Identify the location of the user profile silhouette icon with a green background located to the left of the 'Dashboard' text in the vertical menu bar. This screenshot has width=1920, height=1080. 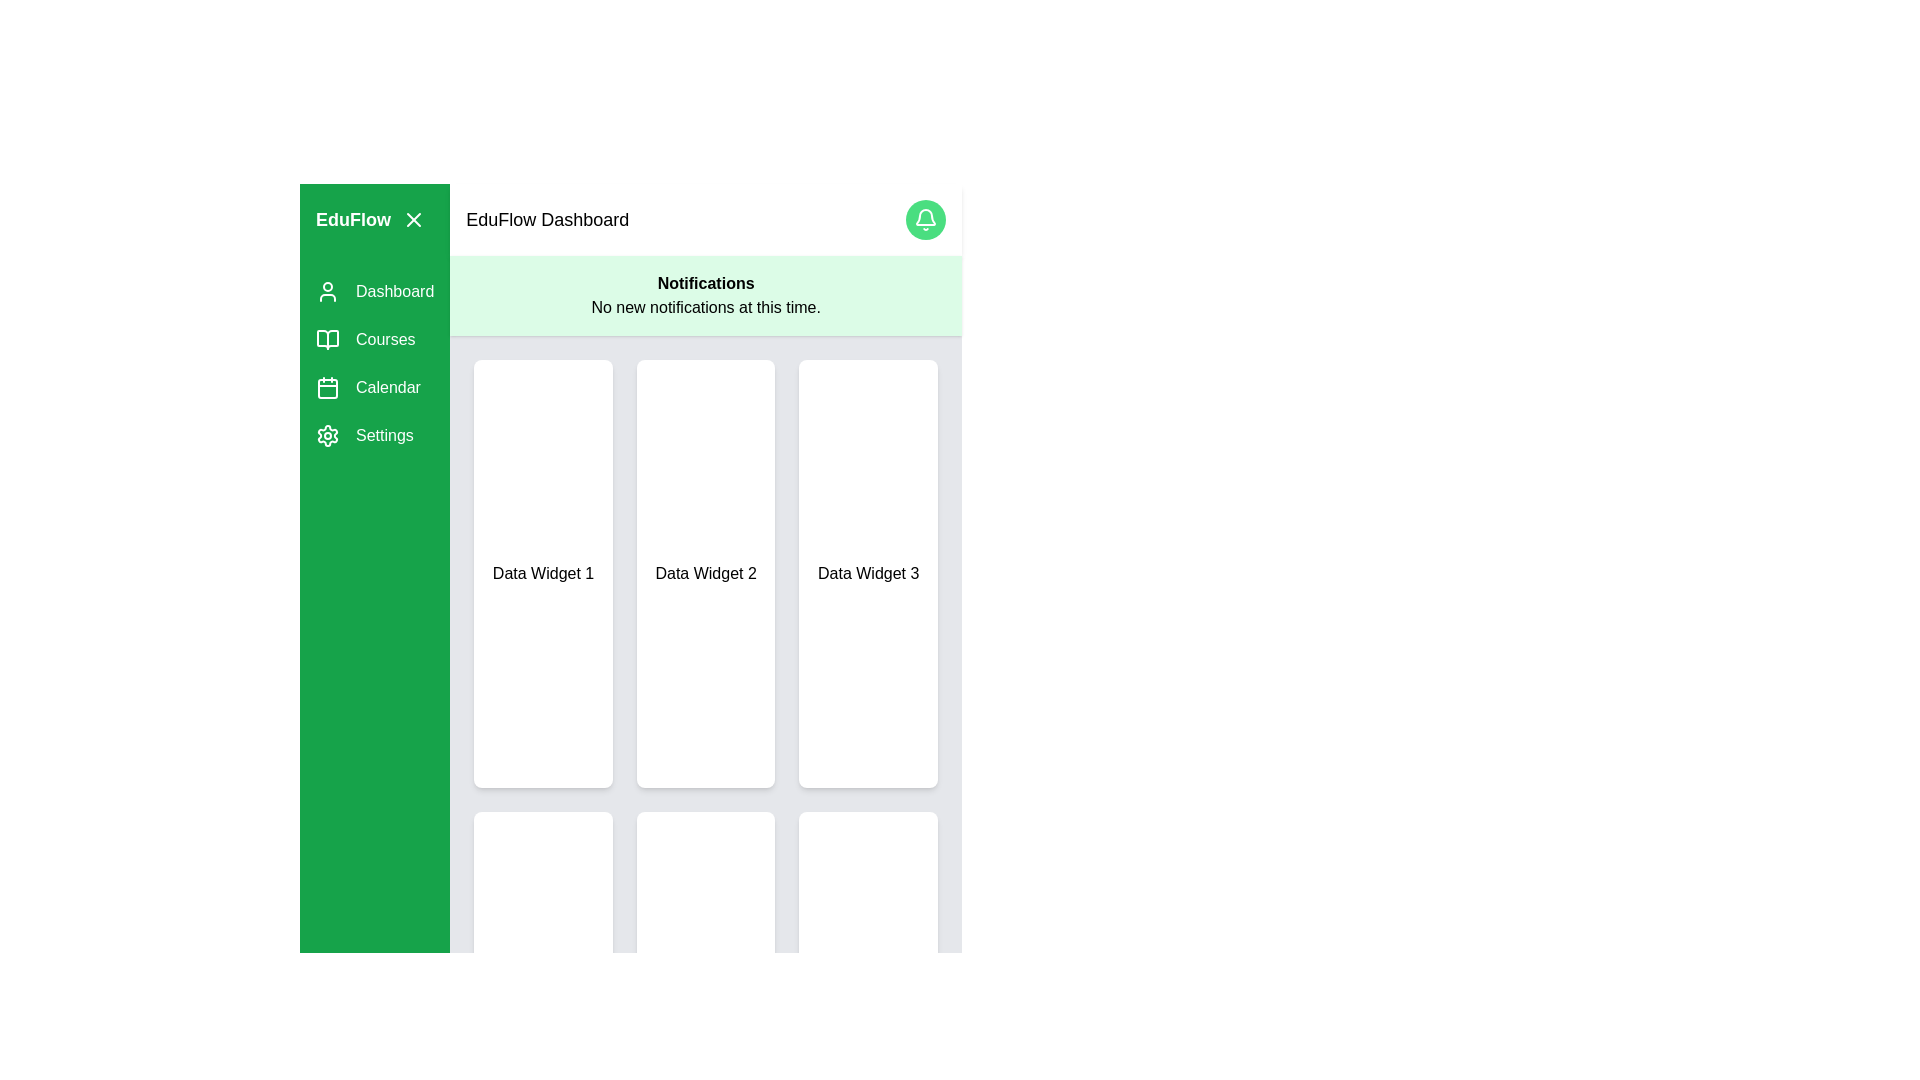
(327, 292).